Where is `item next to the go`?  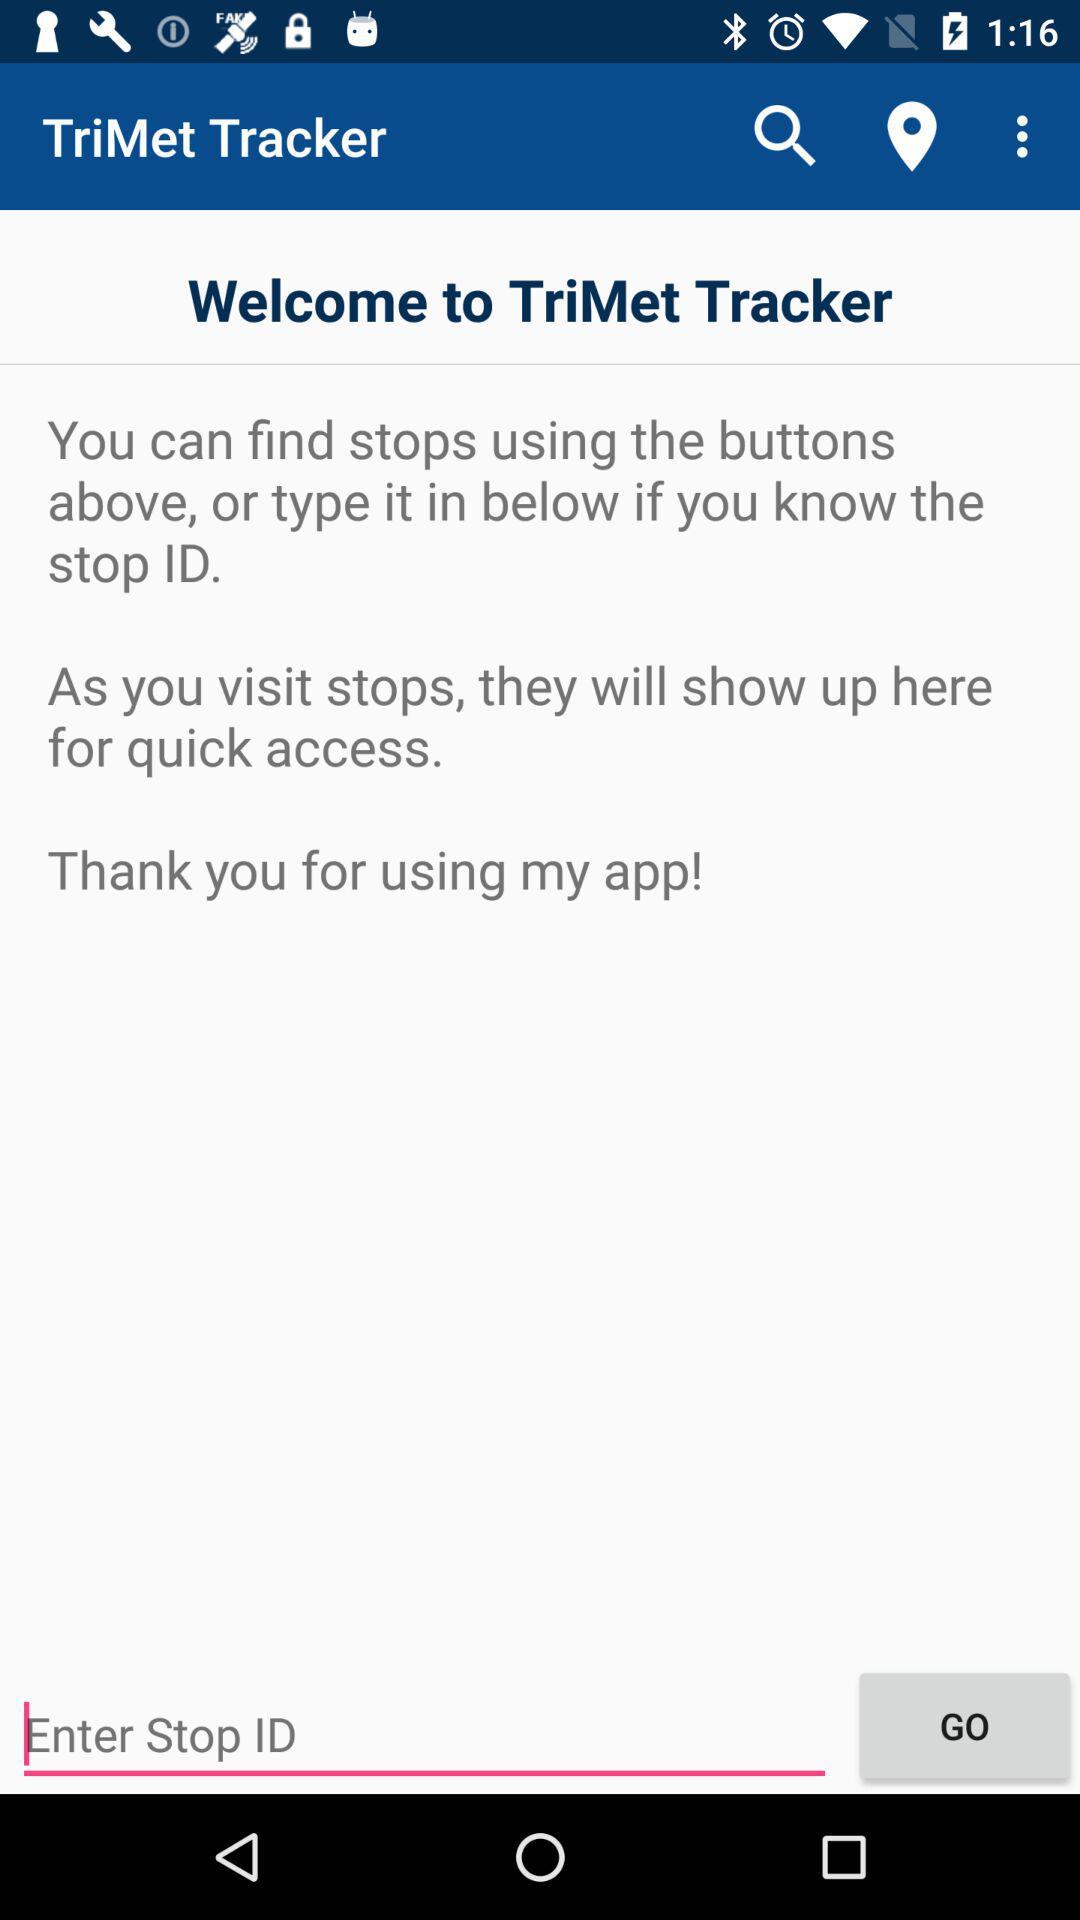
item next to the go is located at coordinates (423, 1733).